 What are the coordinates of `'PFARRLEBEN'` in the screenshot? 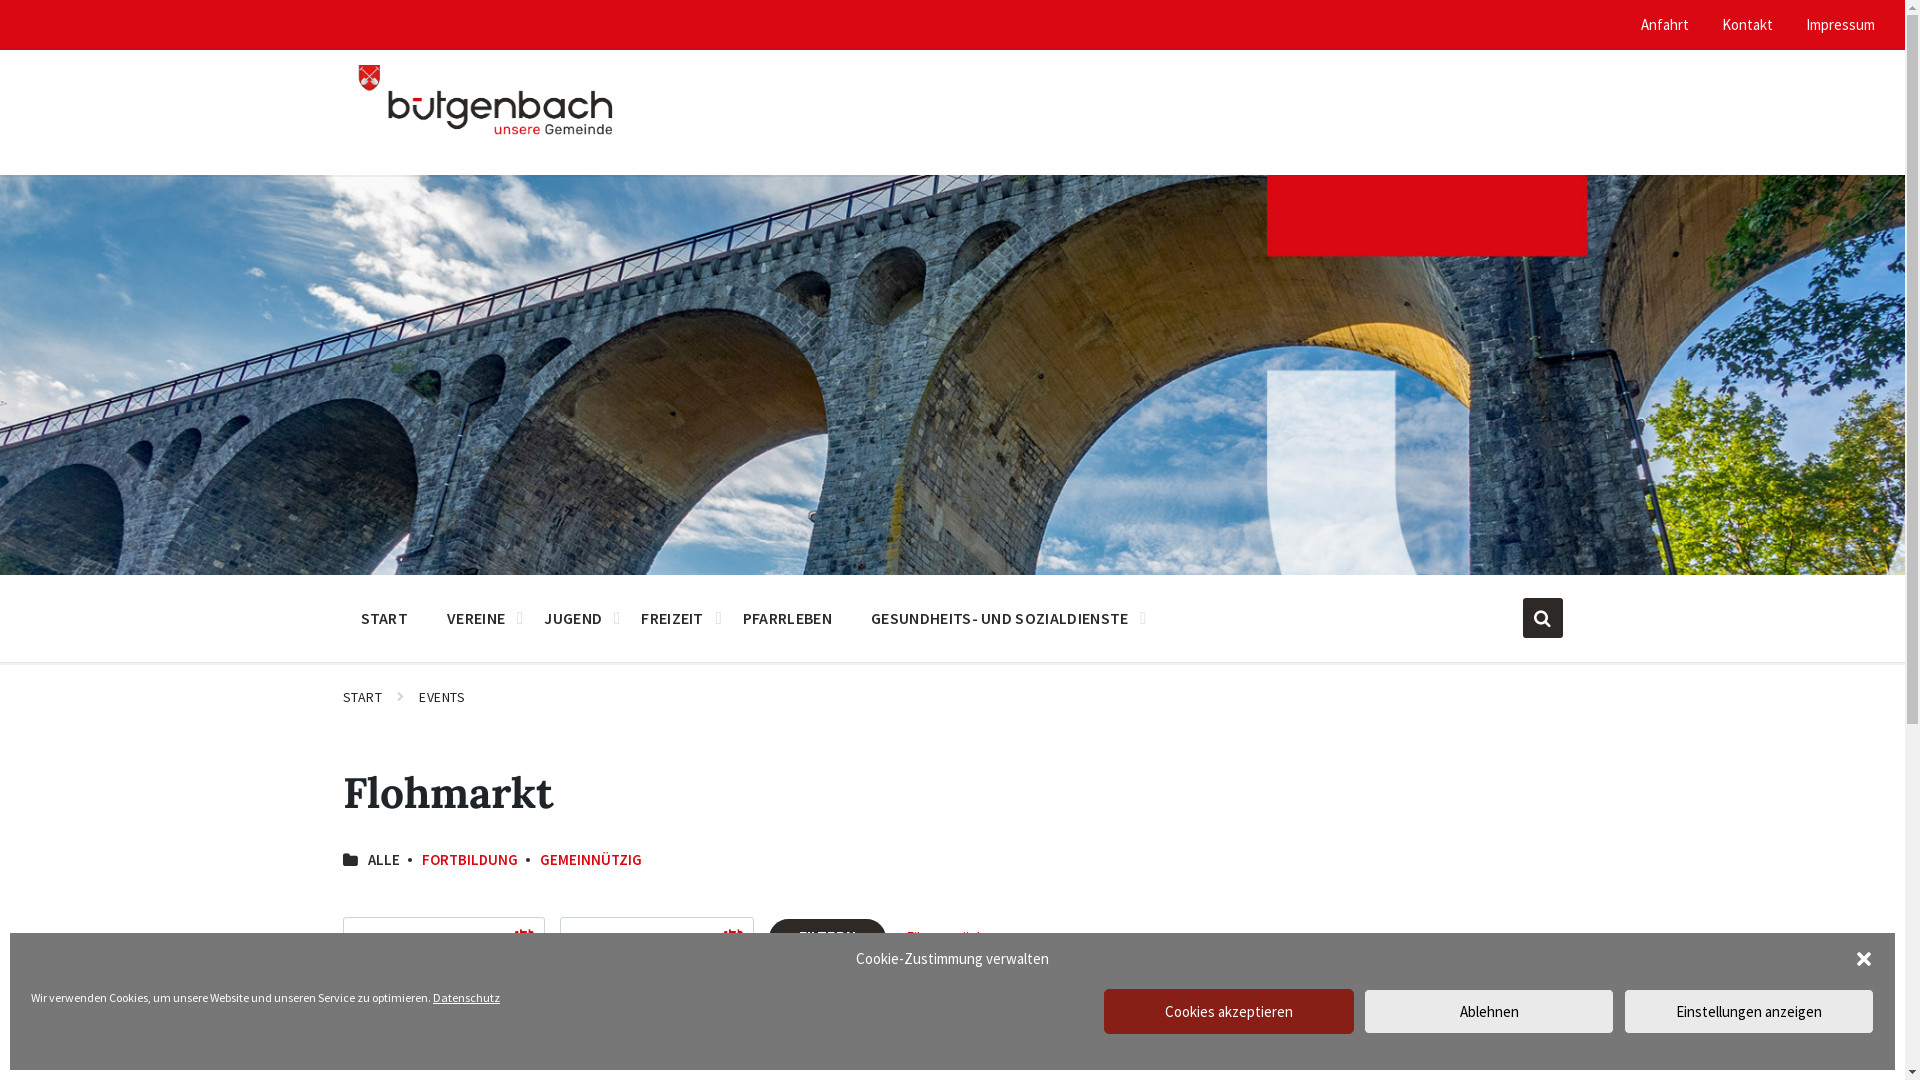 It's located at (786, 616).